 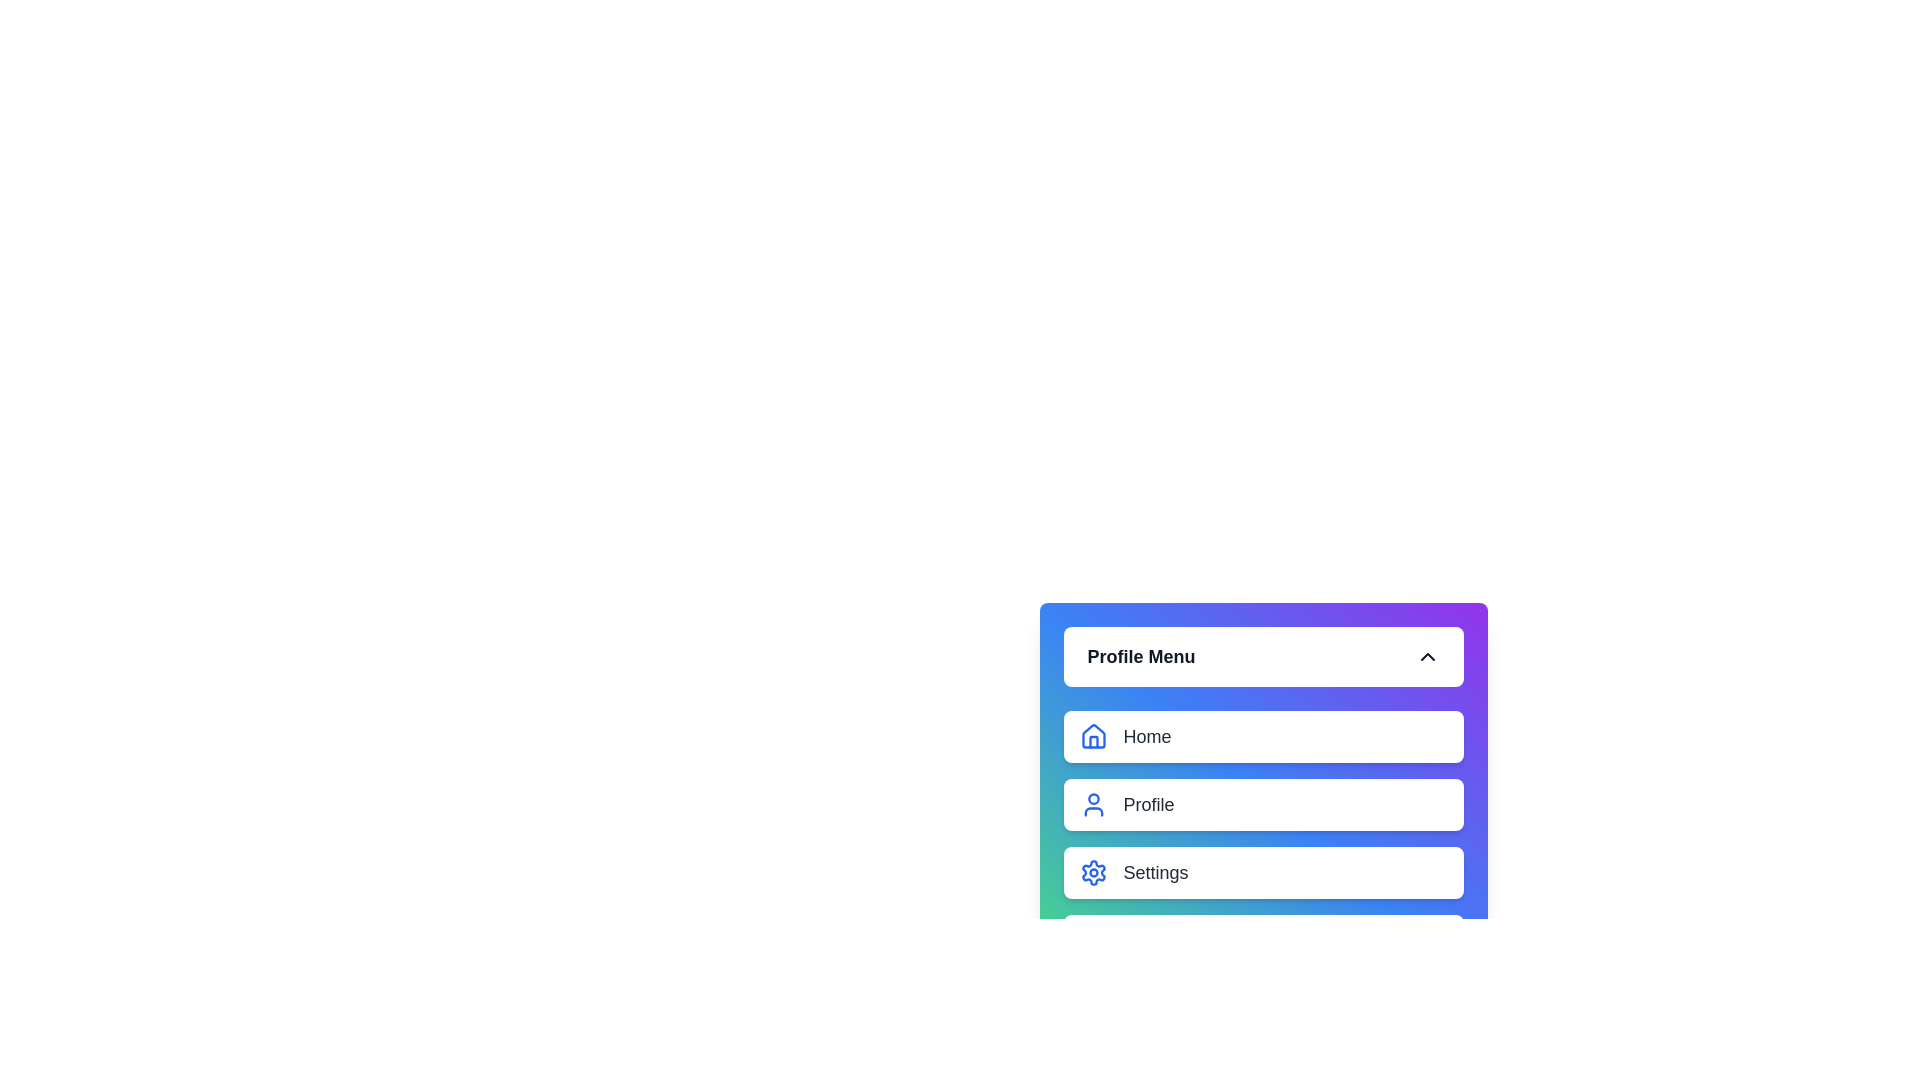 I want to click on the menu item corresponding to Home, so click(x=1092, y=736).